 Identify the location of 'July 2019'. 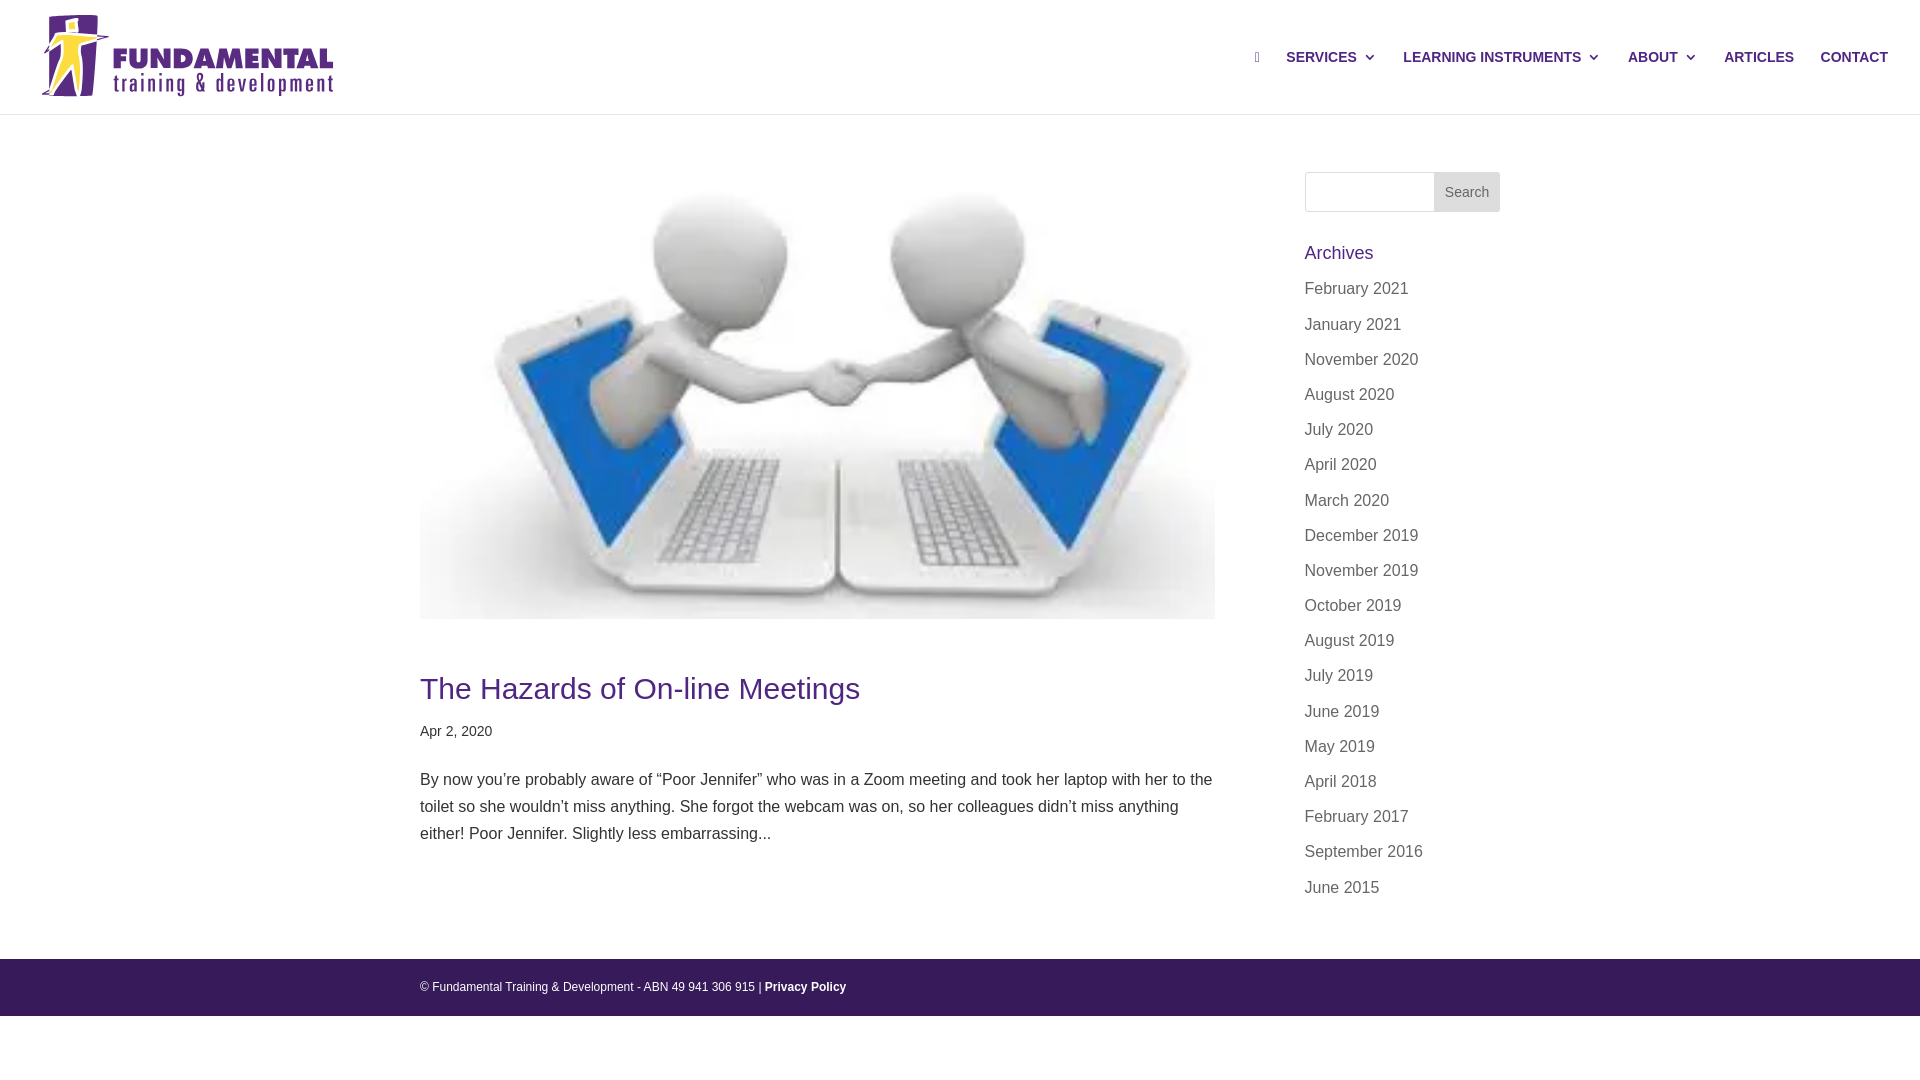
(1305, 675).